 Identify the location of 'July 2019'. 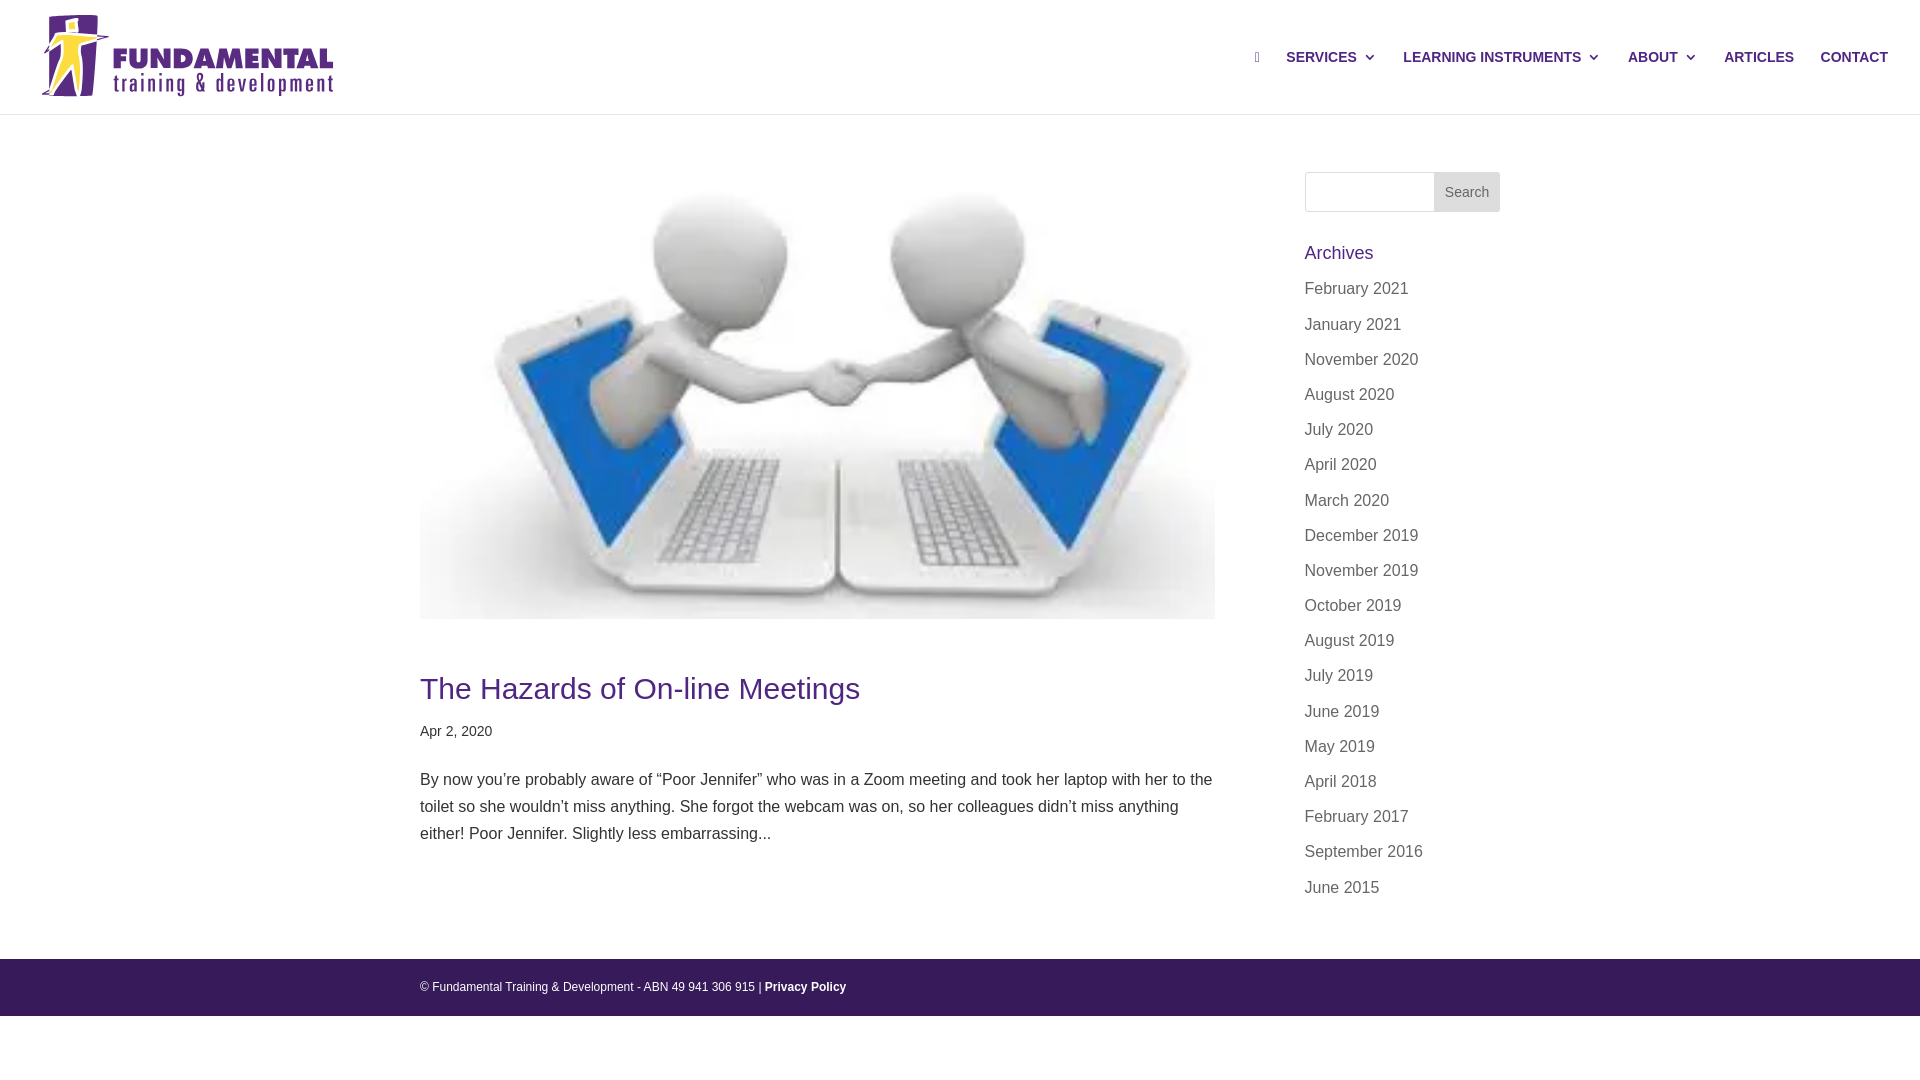
(1305, 675).